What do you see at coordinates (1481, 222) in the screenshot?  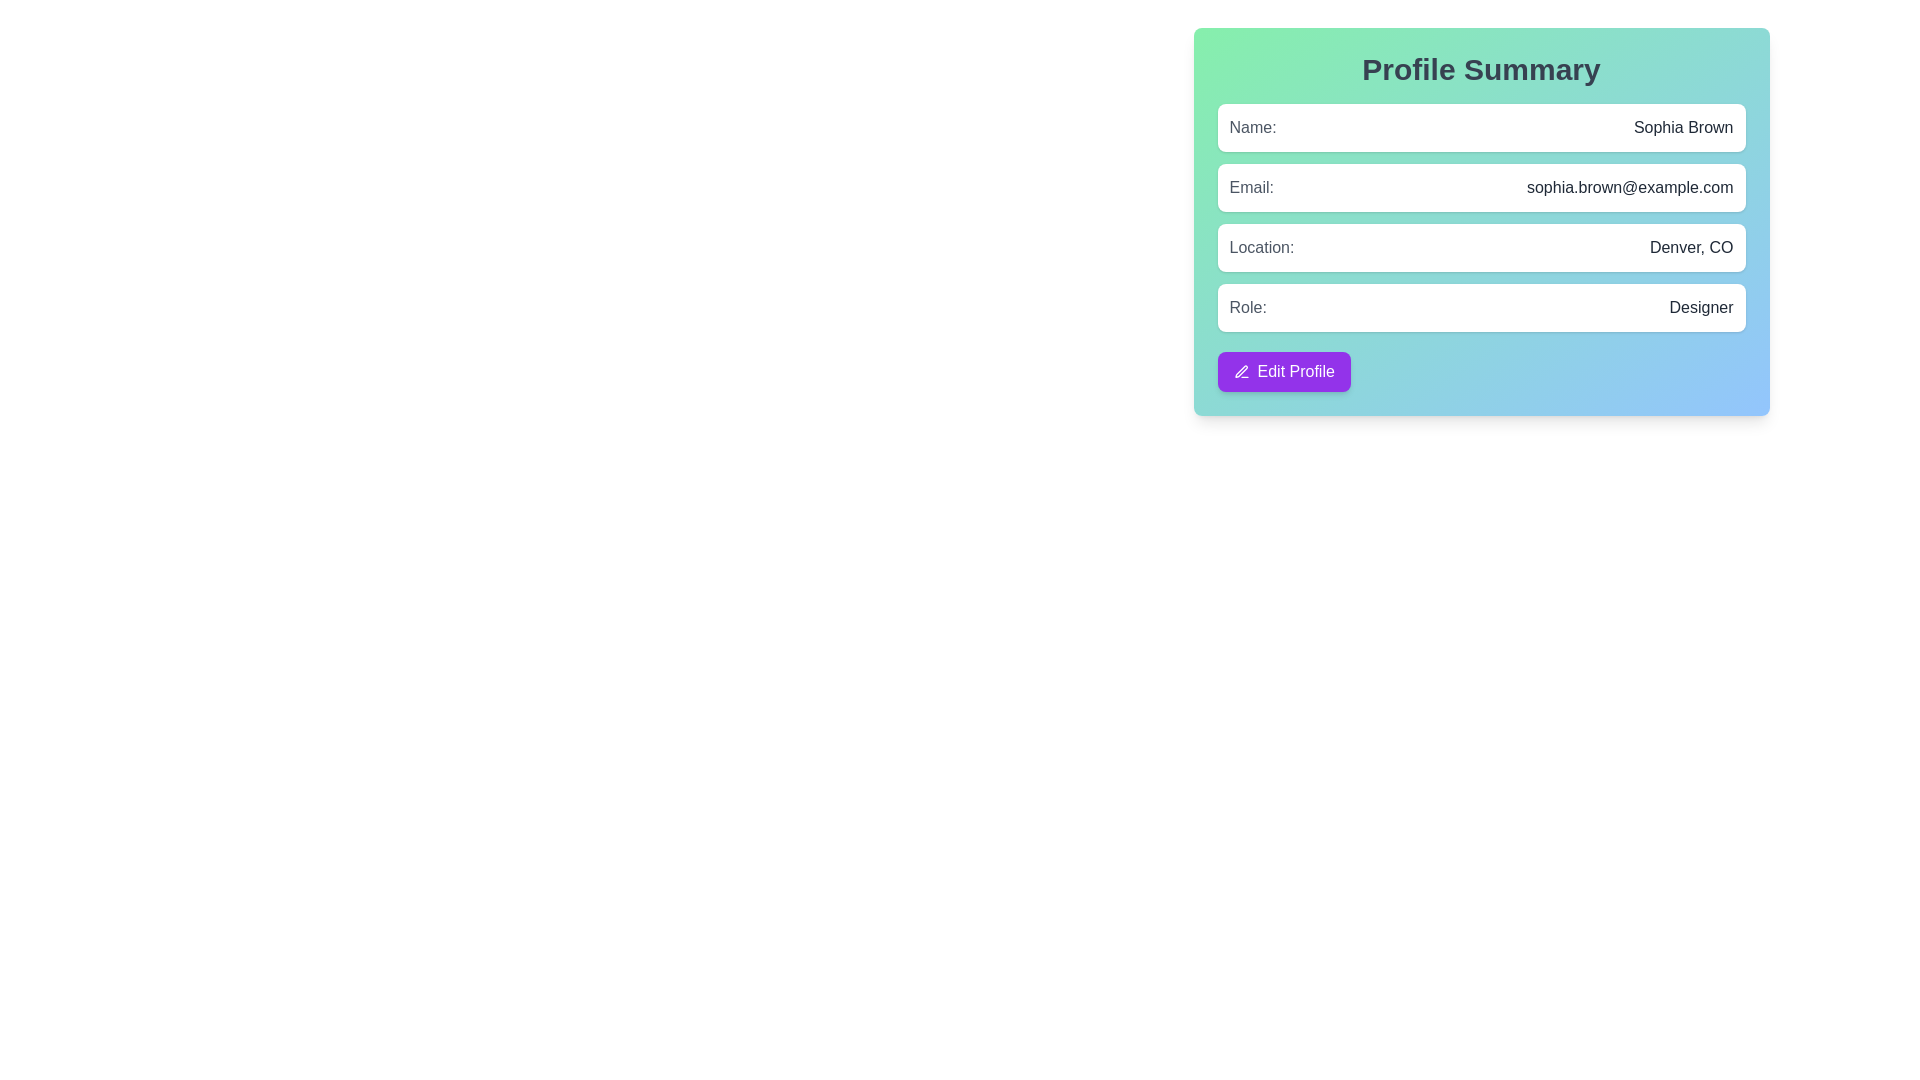 I see `displayed user information from the Profile Summary Panel, which features a gradient background and includes user details such as name, email, location, and role` at bounding box center [1481, 222].